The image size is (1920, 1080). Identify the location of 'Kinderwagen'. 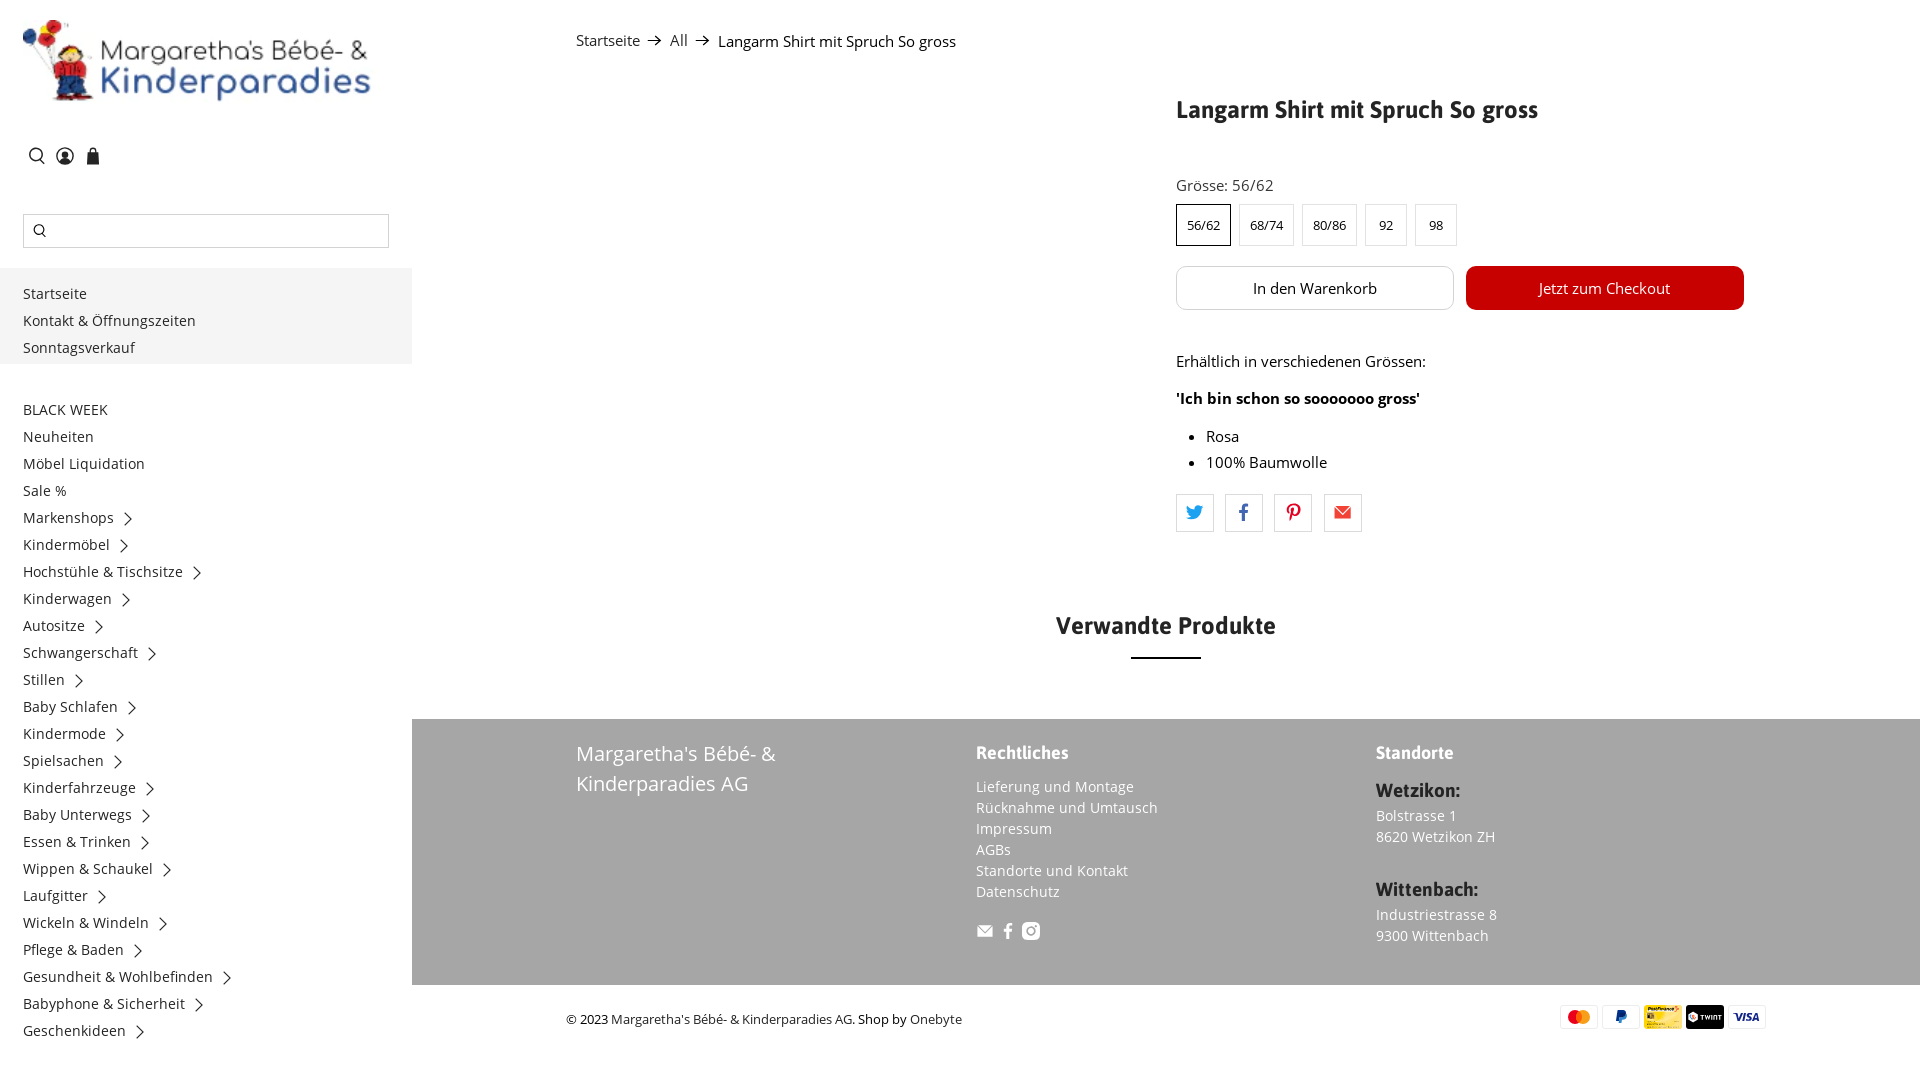
(82, 600).